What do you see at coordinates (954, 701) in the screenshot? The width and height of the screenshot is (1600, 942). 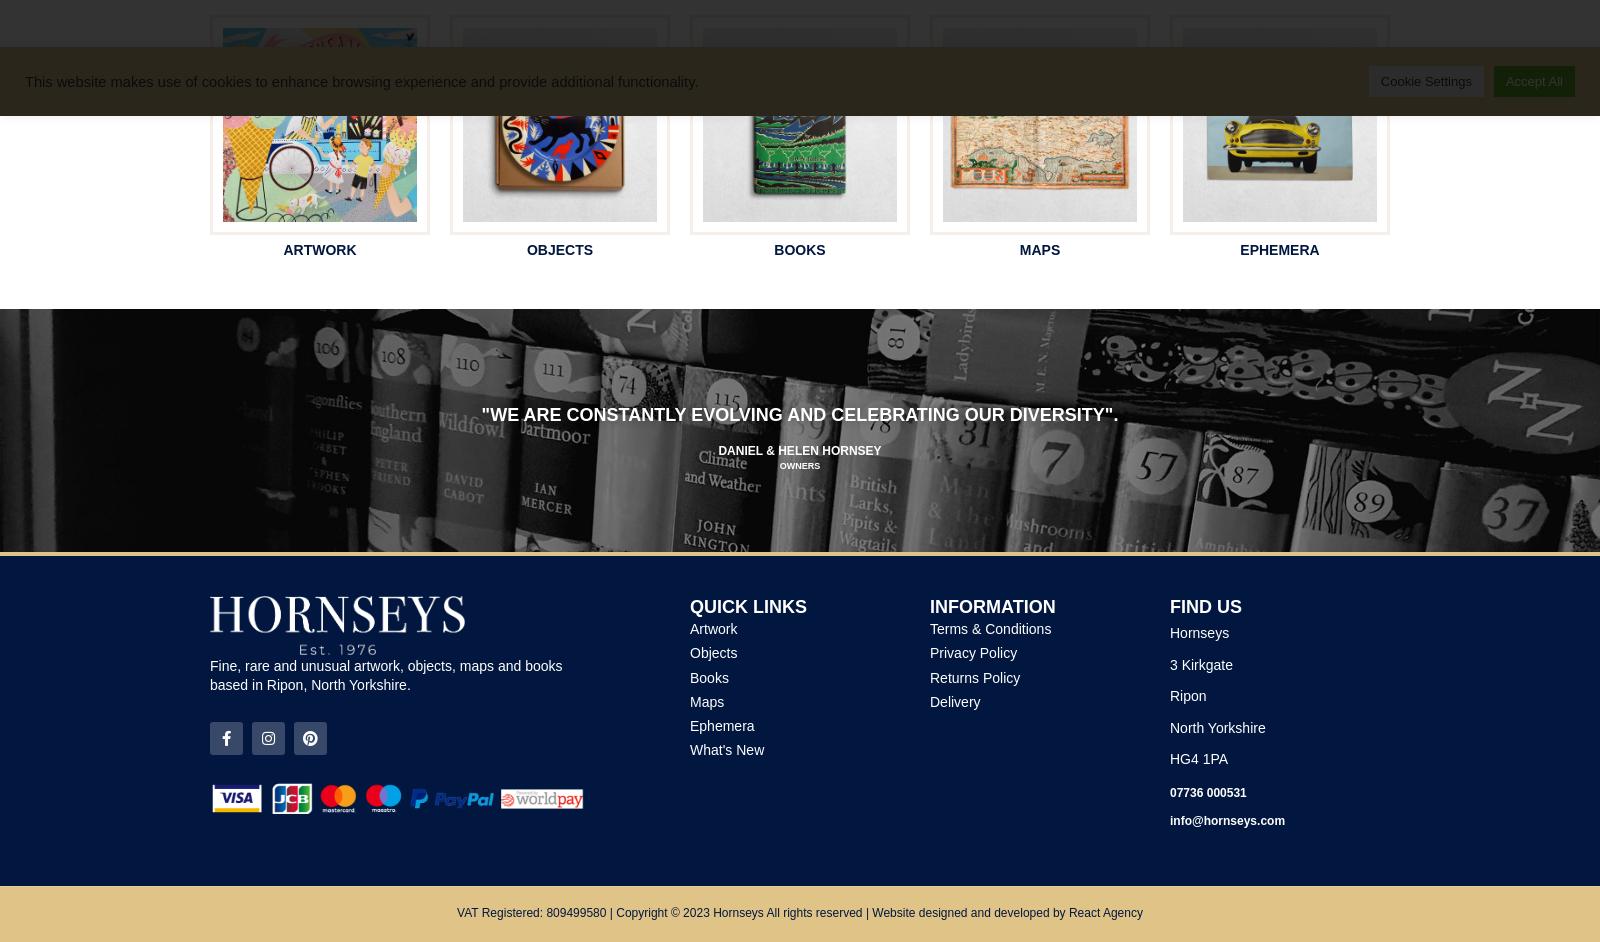 I see `'Delivery'` at bounding box center [954, 701].